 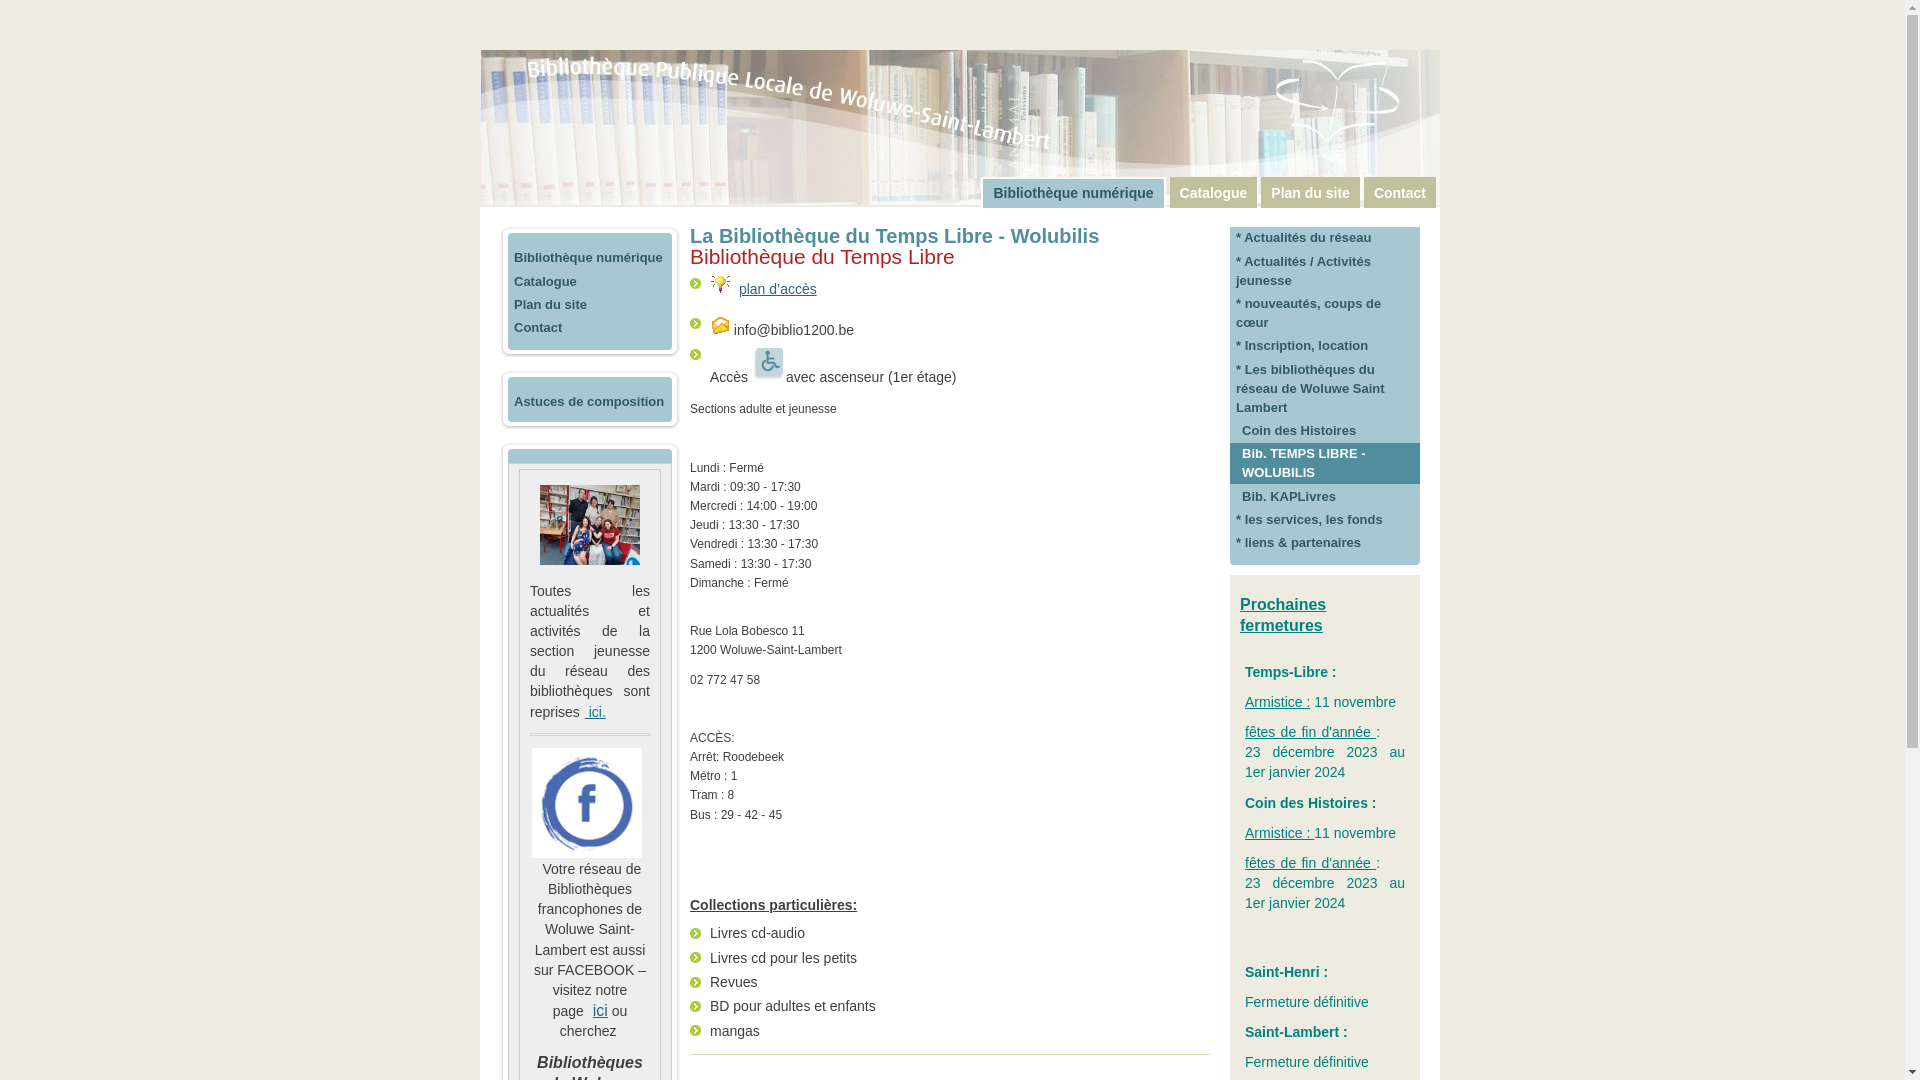 What do you see at coordinates (720, 284) in the screenshot?
I see `'enlightened'` at bounding box center [720, 284].